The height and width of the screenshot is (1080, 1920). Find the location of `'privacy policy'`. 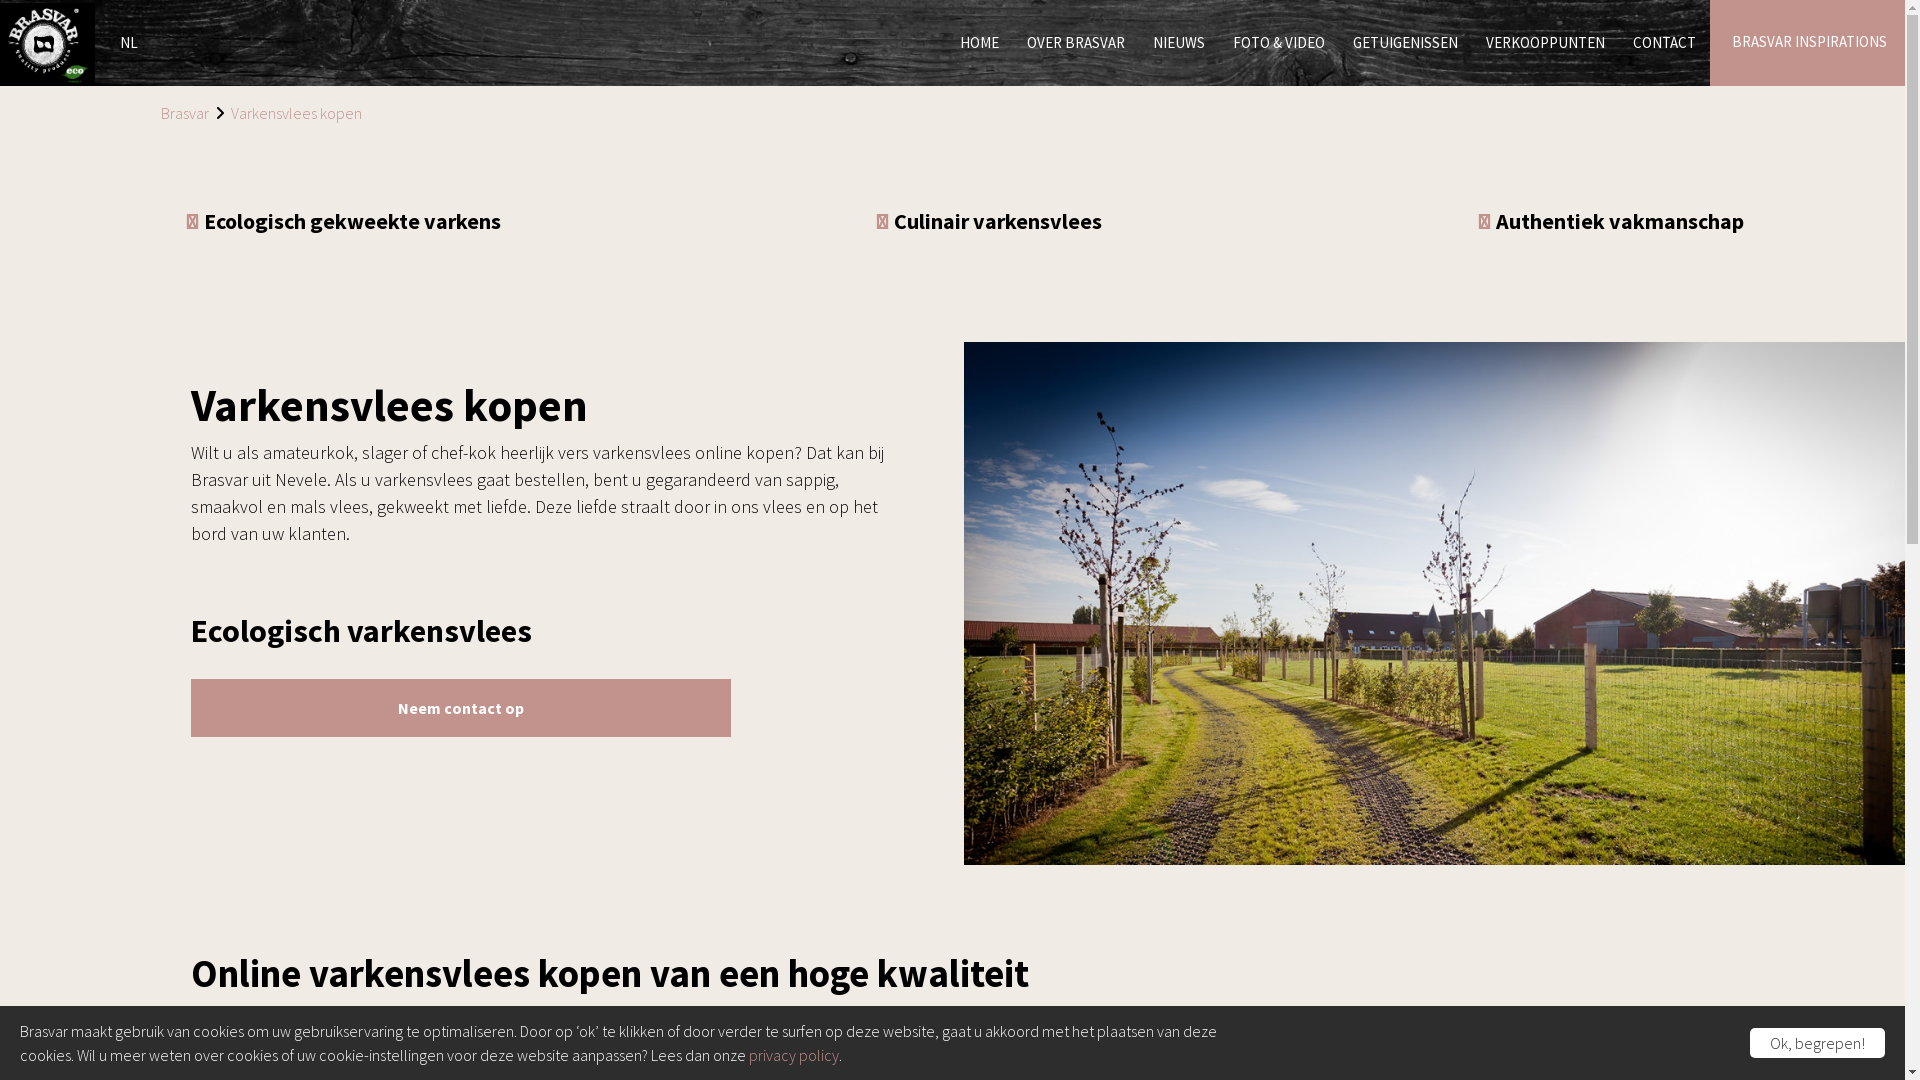

'privacy policy' is located at coordinates (792, 1054).